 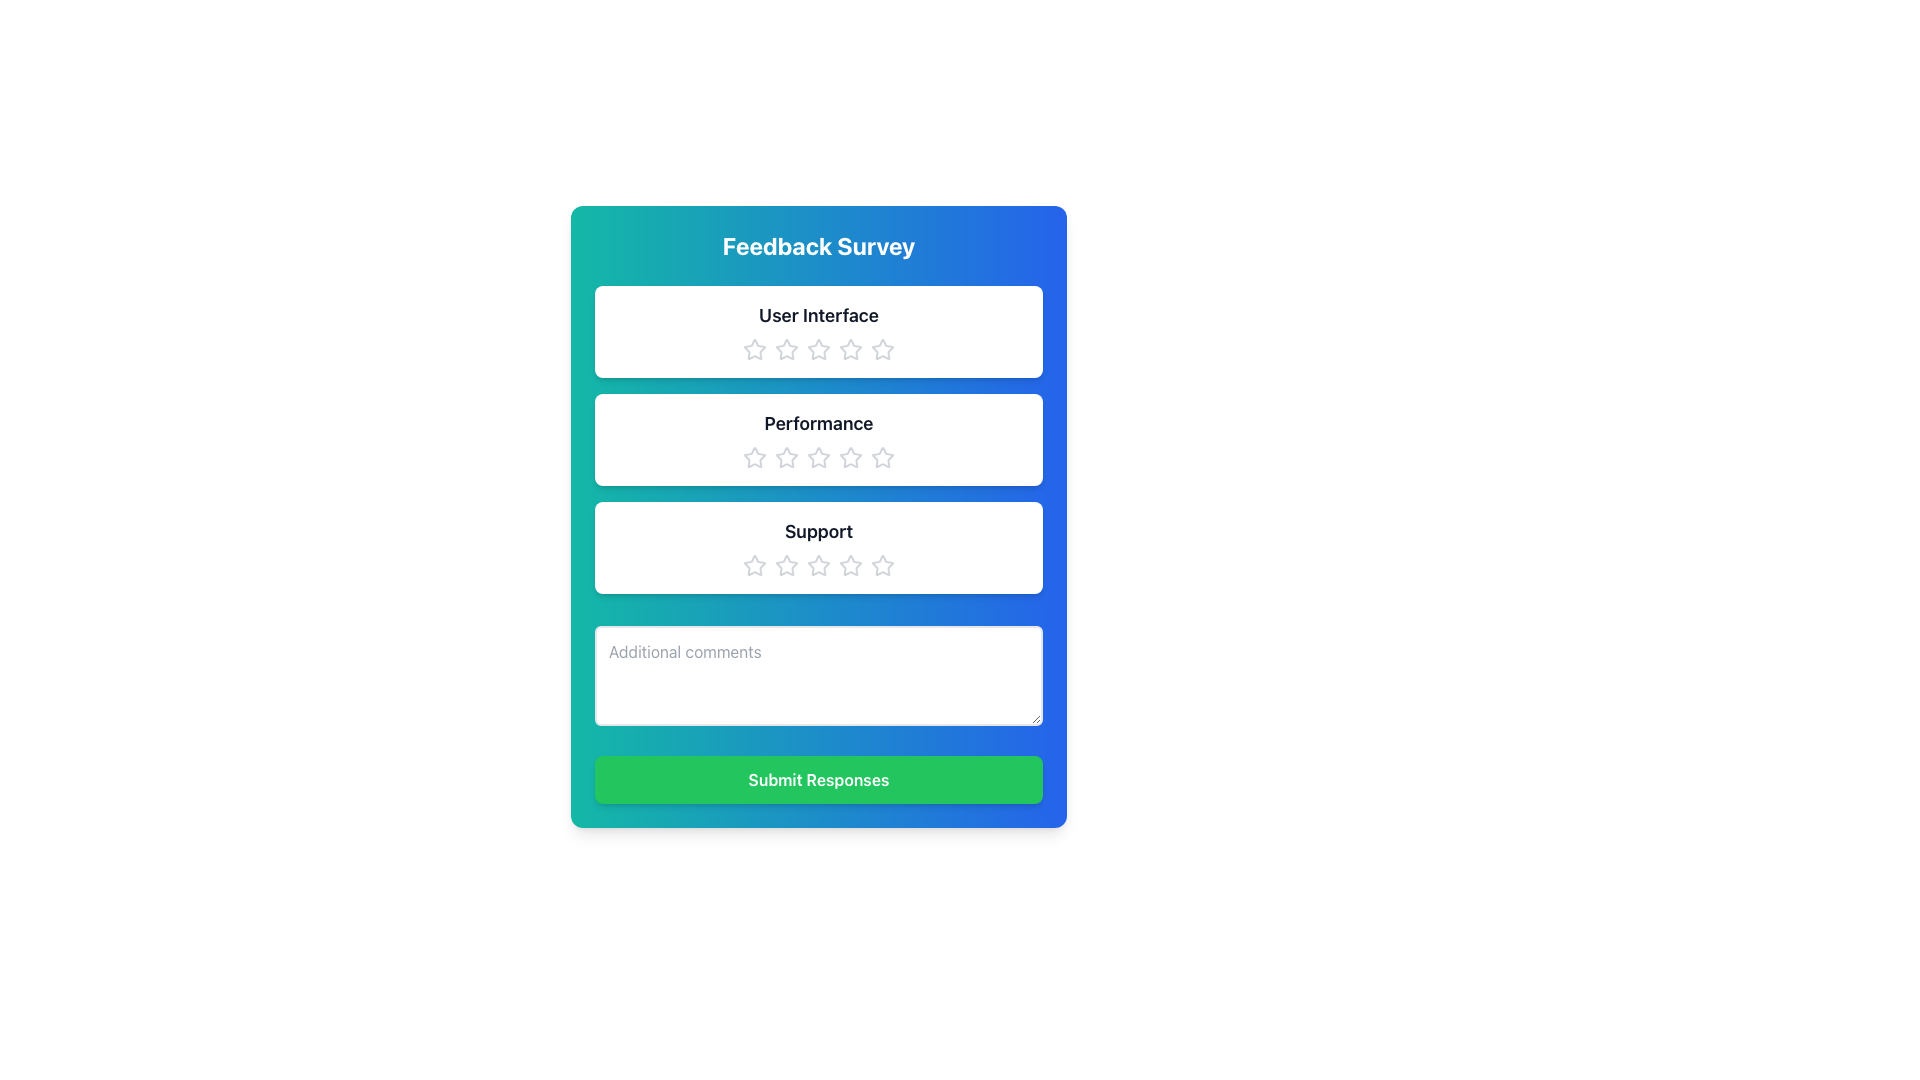 I want to click on the submit button located at the bottom of the feedback form card, so click(x=819, y=778).